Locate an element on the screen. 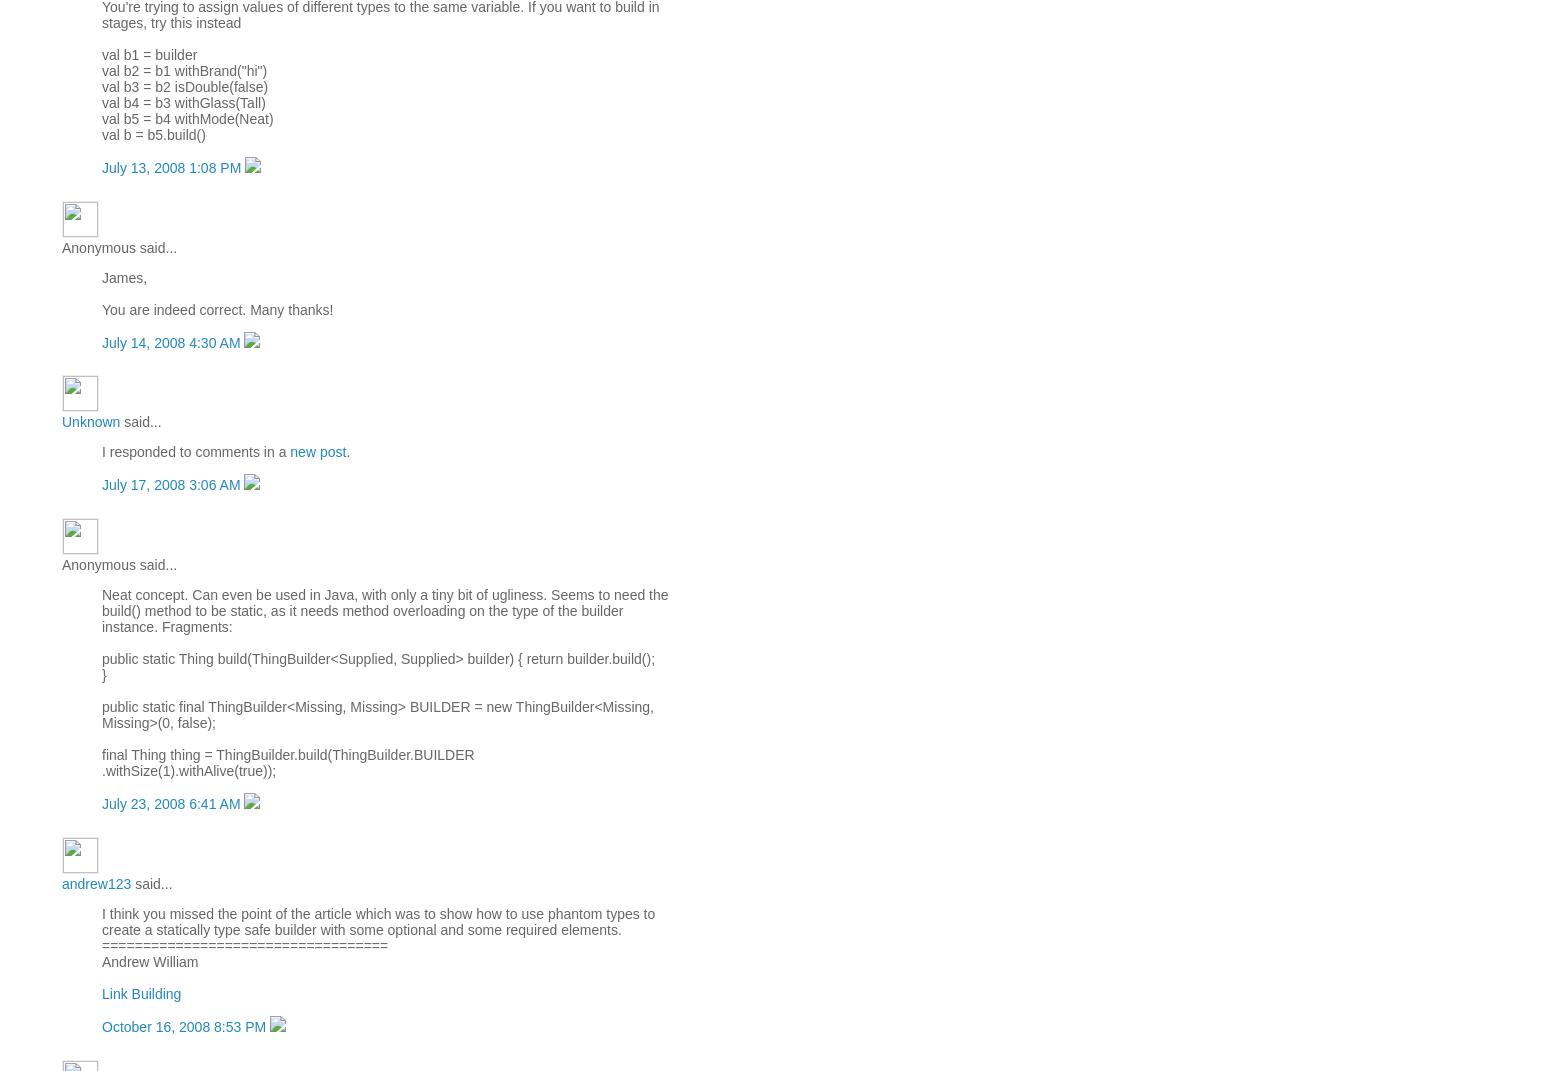 The image size is (1545, 1071). 'public static final ThingBuilder<Missing, Missing> BUILDER = new ThingBuilder<Missing, Missing>(0, false);' is located at coordinates (100, 714).